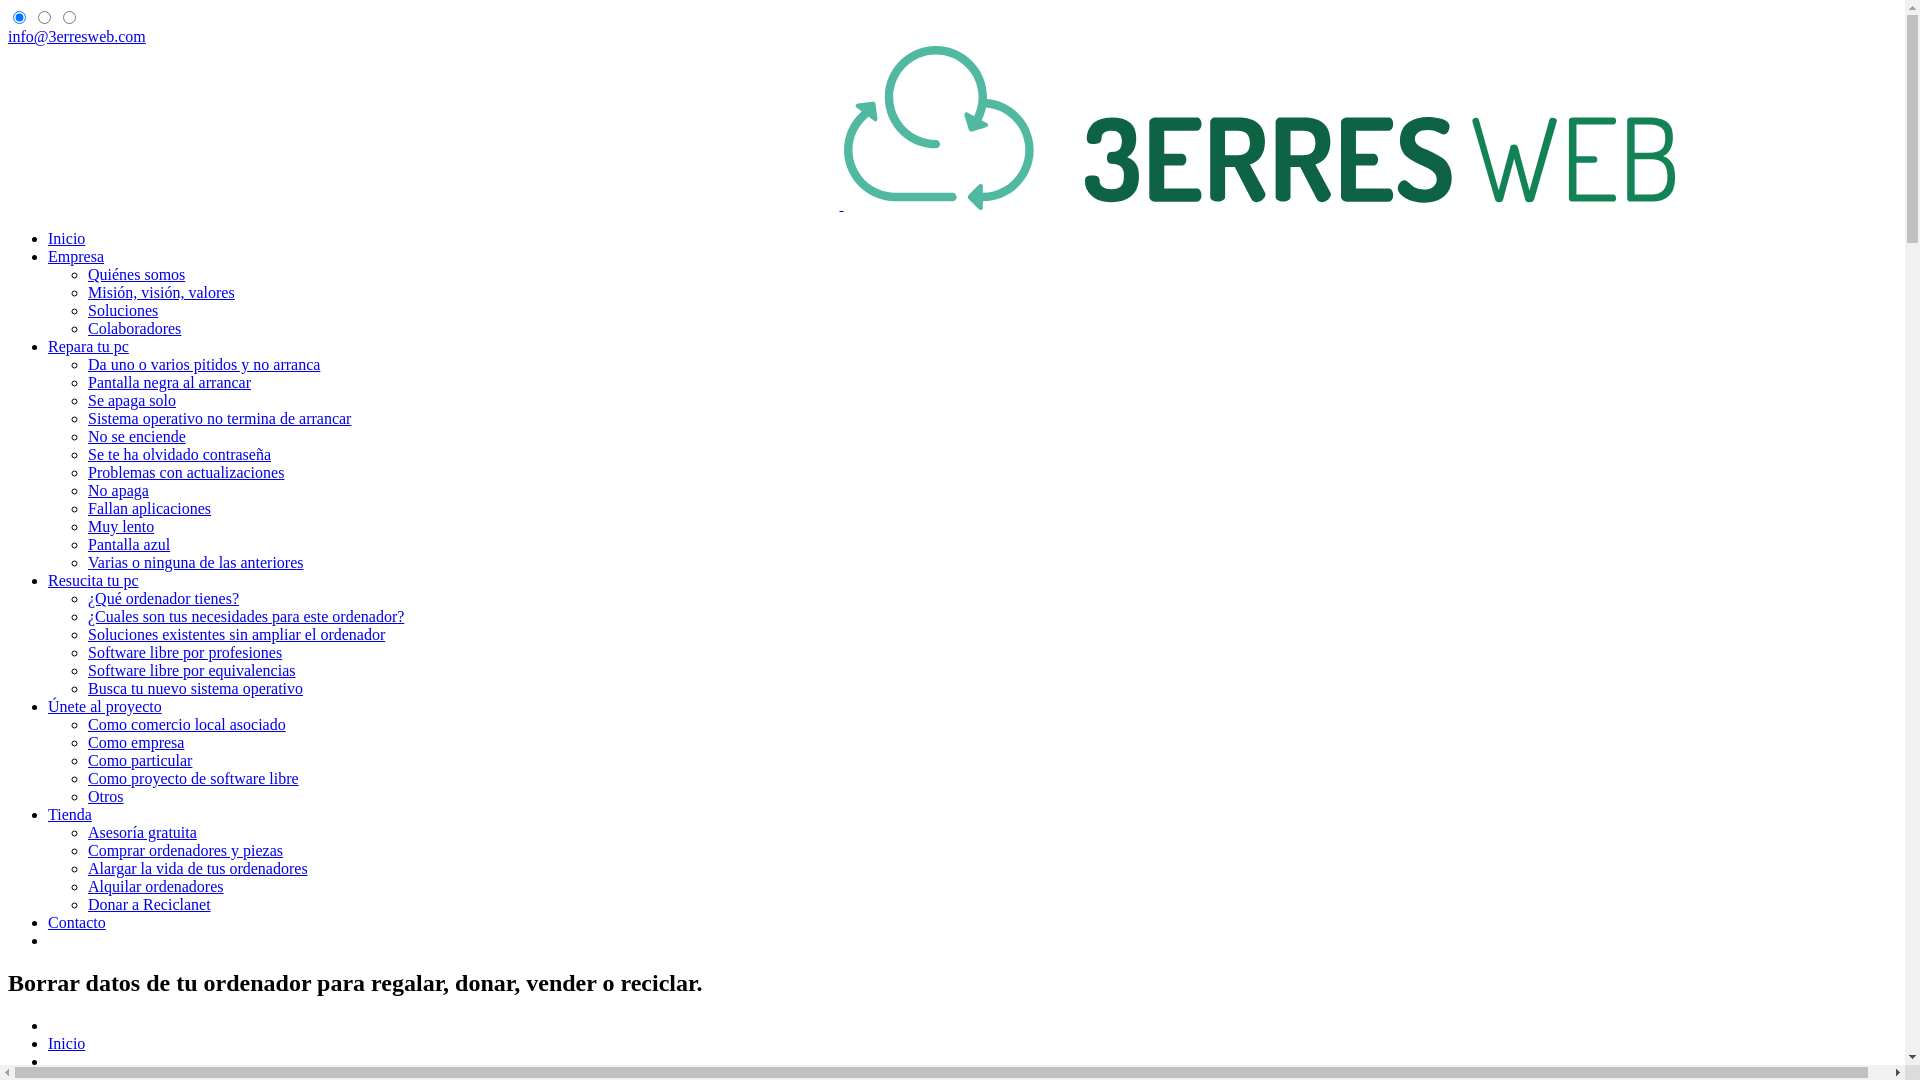 The image size is (1920, 1080). I want to click on 'Resucita tu pc', so click(92, 580).